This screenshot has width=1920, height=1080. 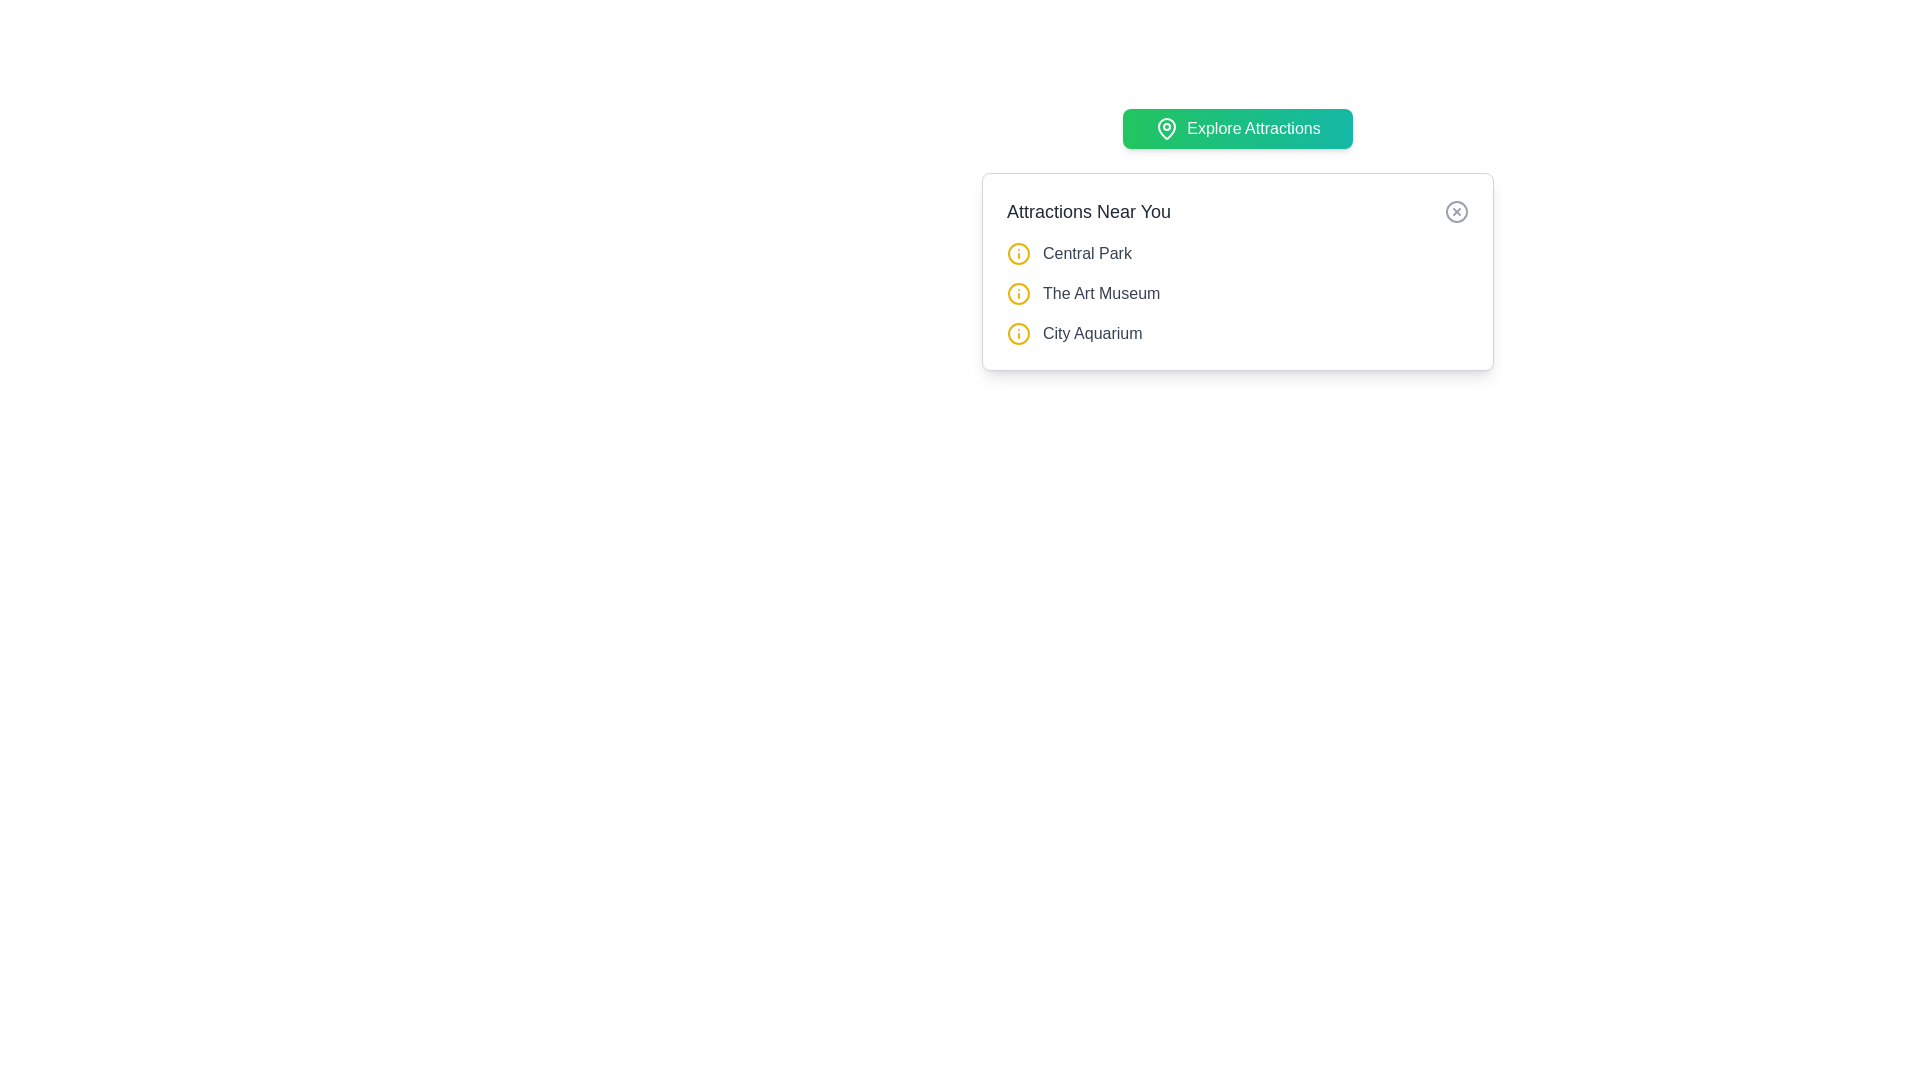 I want to click on the button that triggers actions related to exploring nearby attractions, located near the top center of the modal, above the 'Attractions Near You' title, so click(x=1237, y=128).